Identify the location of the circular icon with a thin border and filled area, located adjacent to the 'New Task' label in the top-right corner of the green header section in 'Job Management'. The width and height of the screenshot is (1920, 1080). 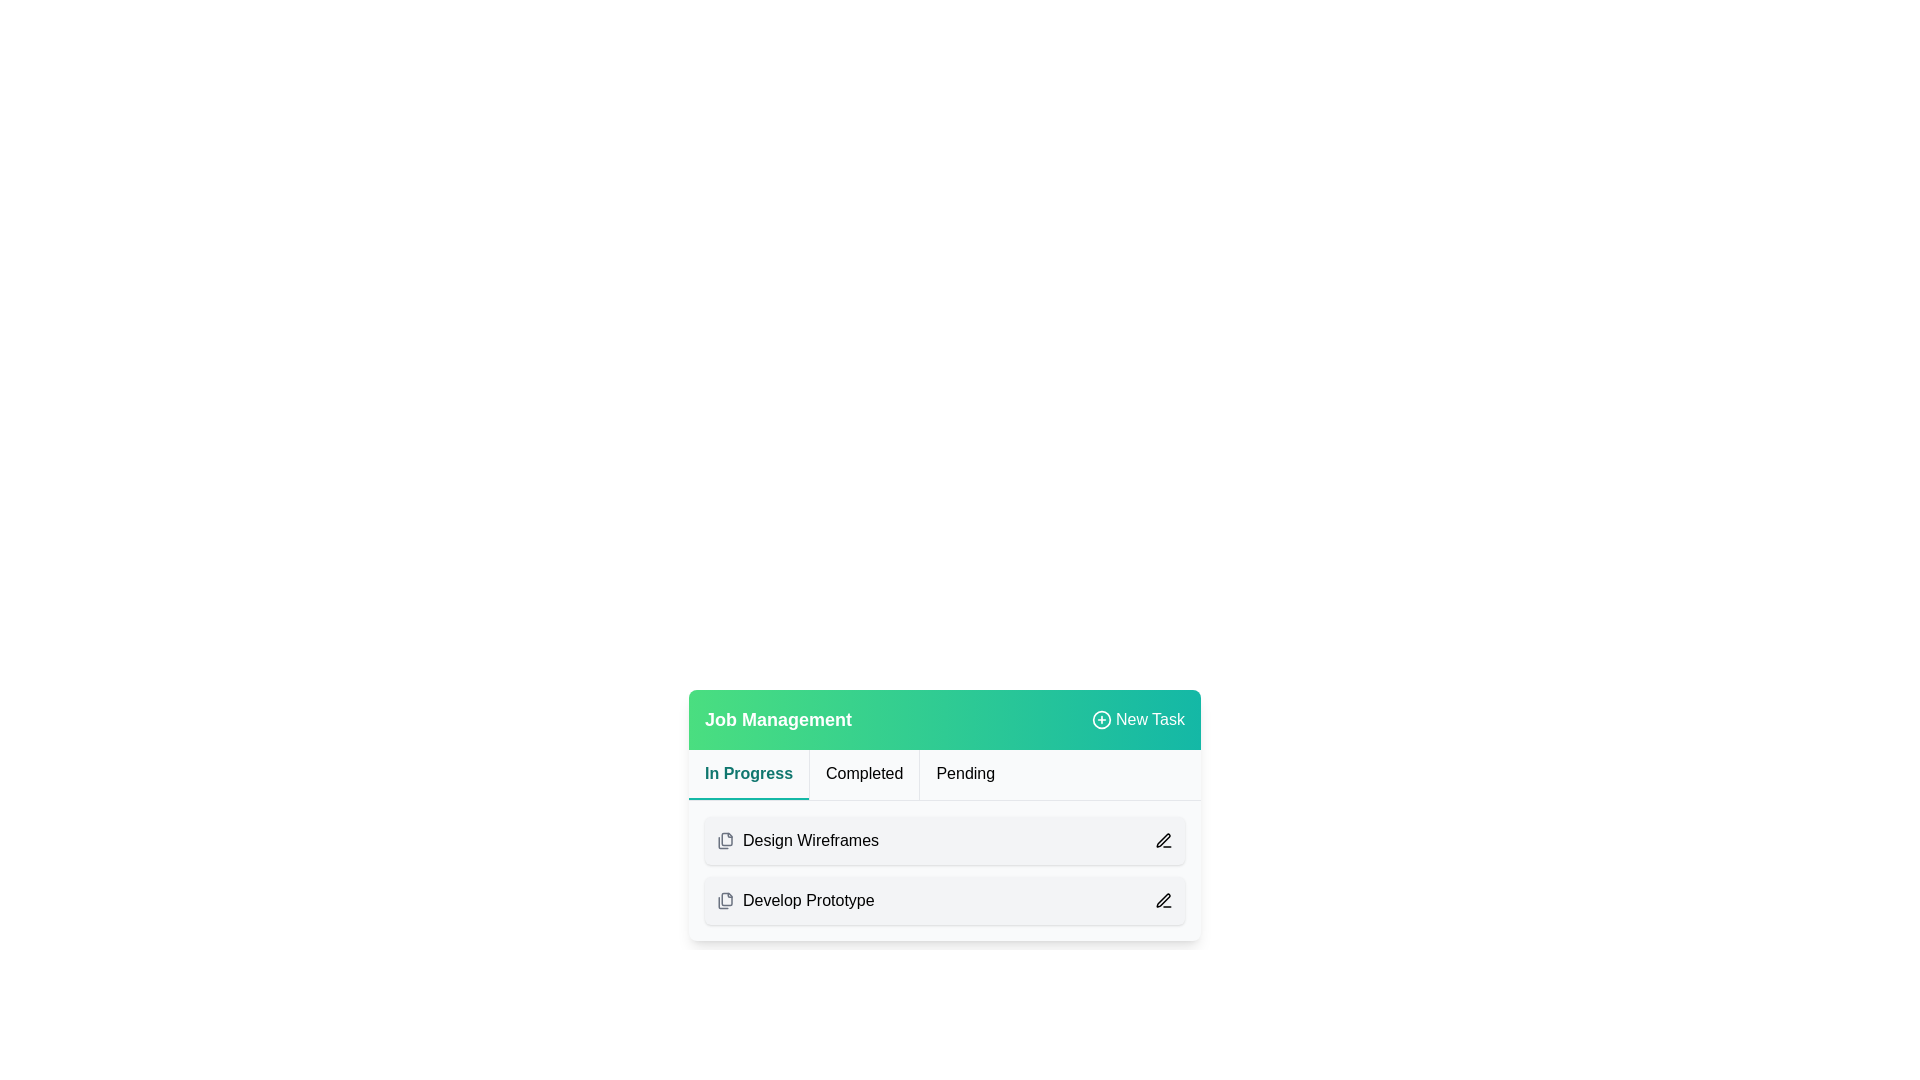
(1100, 720).